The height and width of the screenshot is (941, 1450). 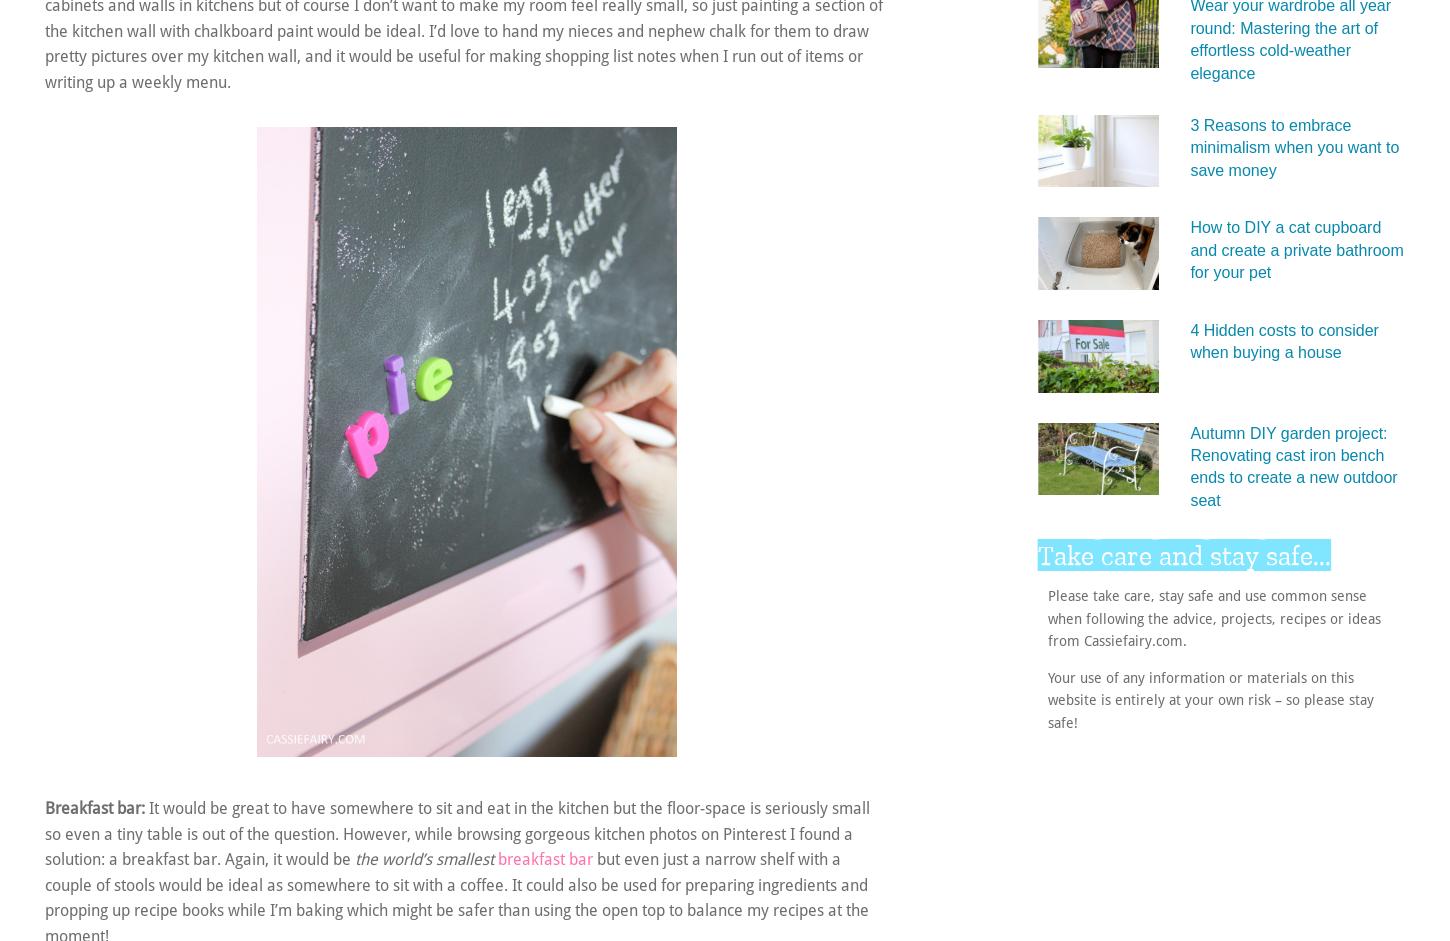 I want to click on '3 Reasons to embrace minimalism when you want to save money', so click(x=1294, y=145).